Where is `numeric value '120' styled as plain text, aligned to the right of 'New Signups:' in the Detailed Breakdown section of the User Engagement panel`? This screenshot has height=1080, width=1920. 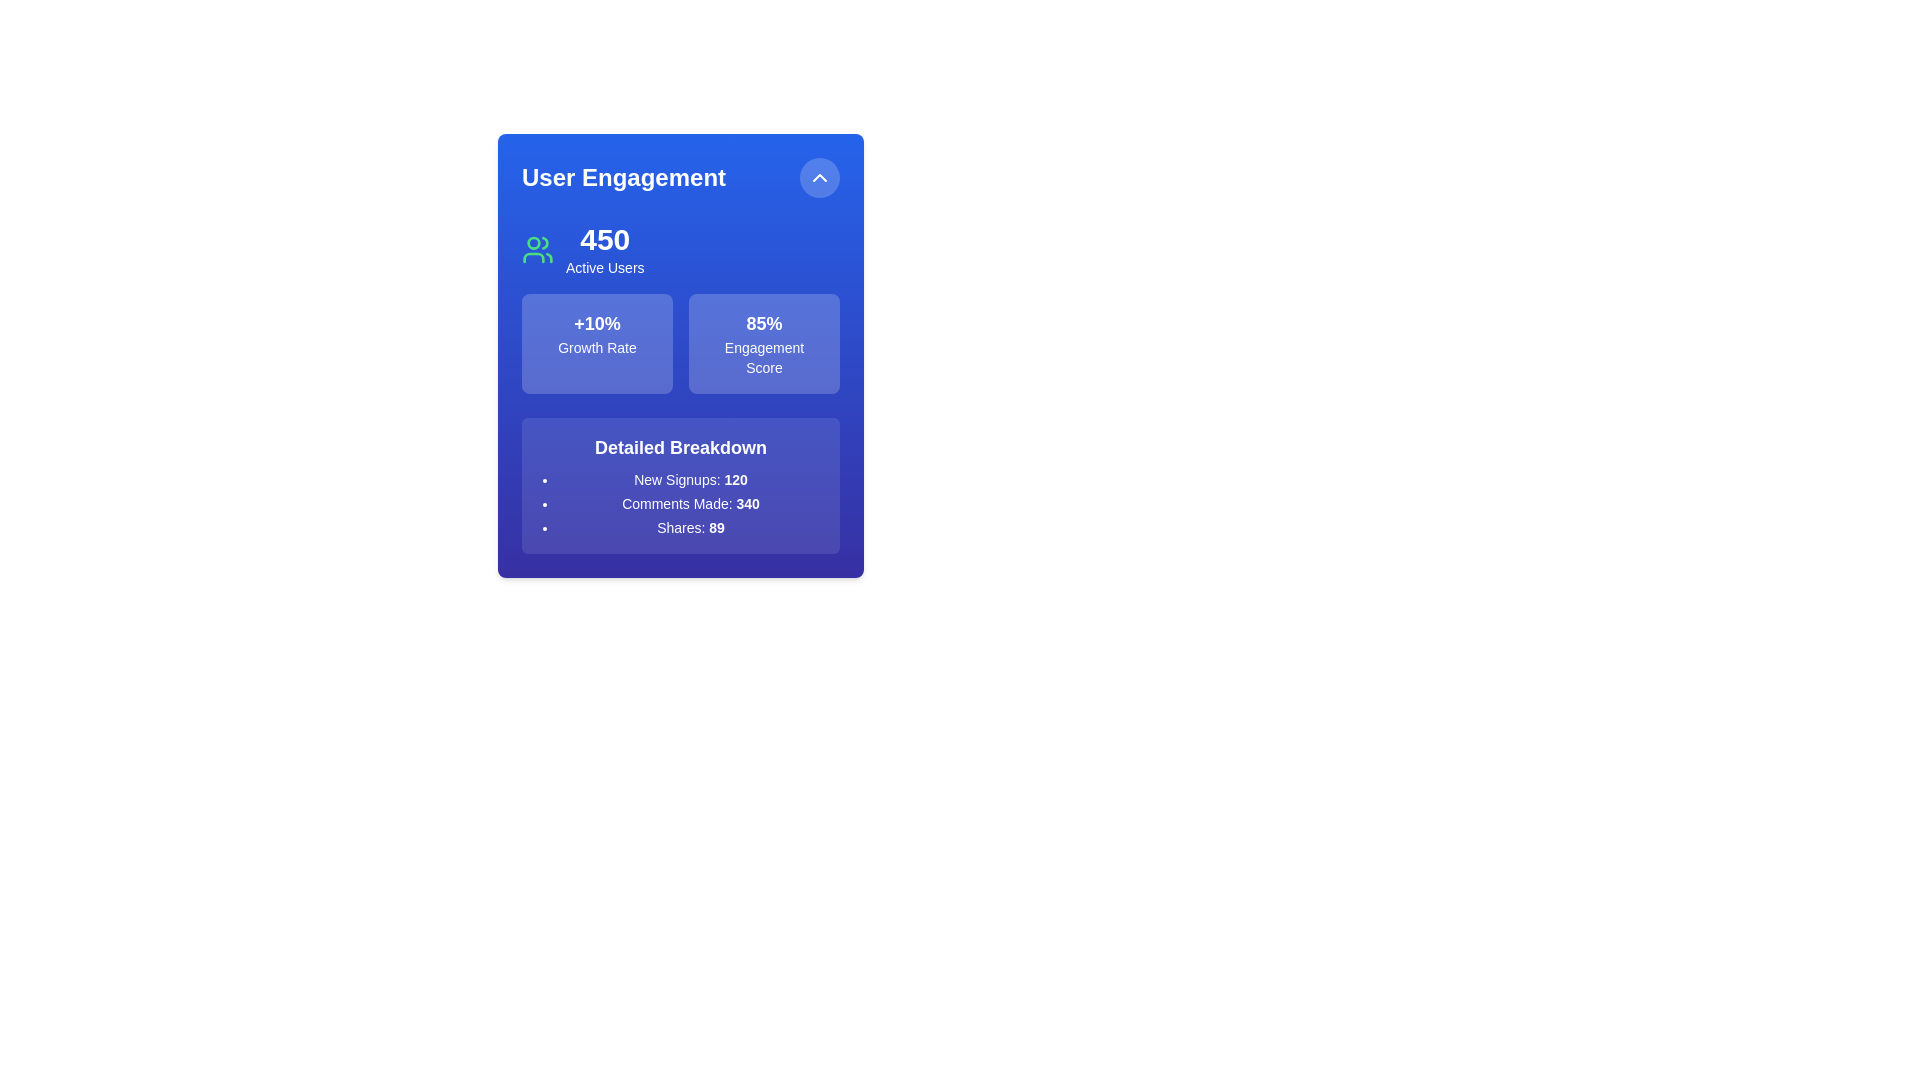
numeric value '120' styled as plain text, aligned to the right of 'New Signups:' in the Detailed Breakdown section of the User Engagement panel is located at coordinates (735, 479).